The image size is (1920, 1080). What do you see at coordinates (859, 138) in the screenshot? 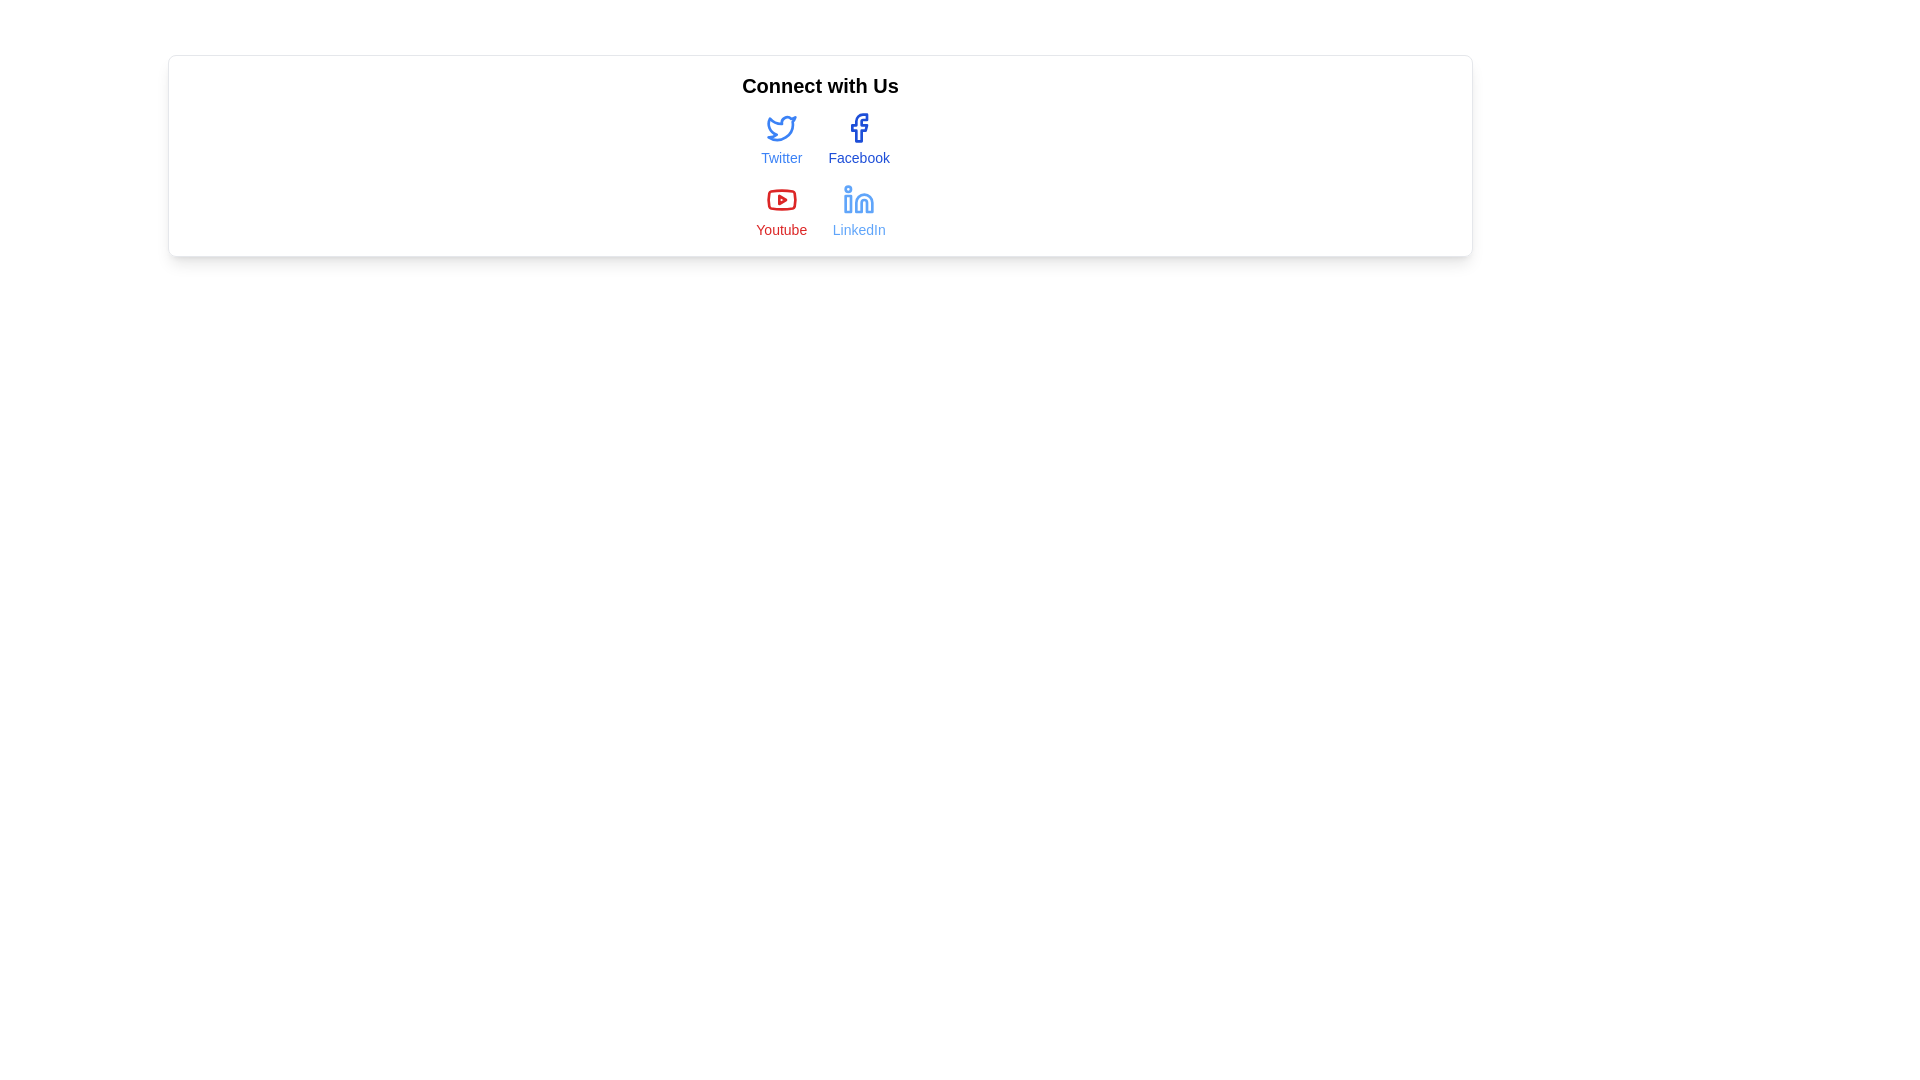
I see `the Facebook button-like hyperlink located in the top-right slot of the grid layout` at bounding box center [859, 138].